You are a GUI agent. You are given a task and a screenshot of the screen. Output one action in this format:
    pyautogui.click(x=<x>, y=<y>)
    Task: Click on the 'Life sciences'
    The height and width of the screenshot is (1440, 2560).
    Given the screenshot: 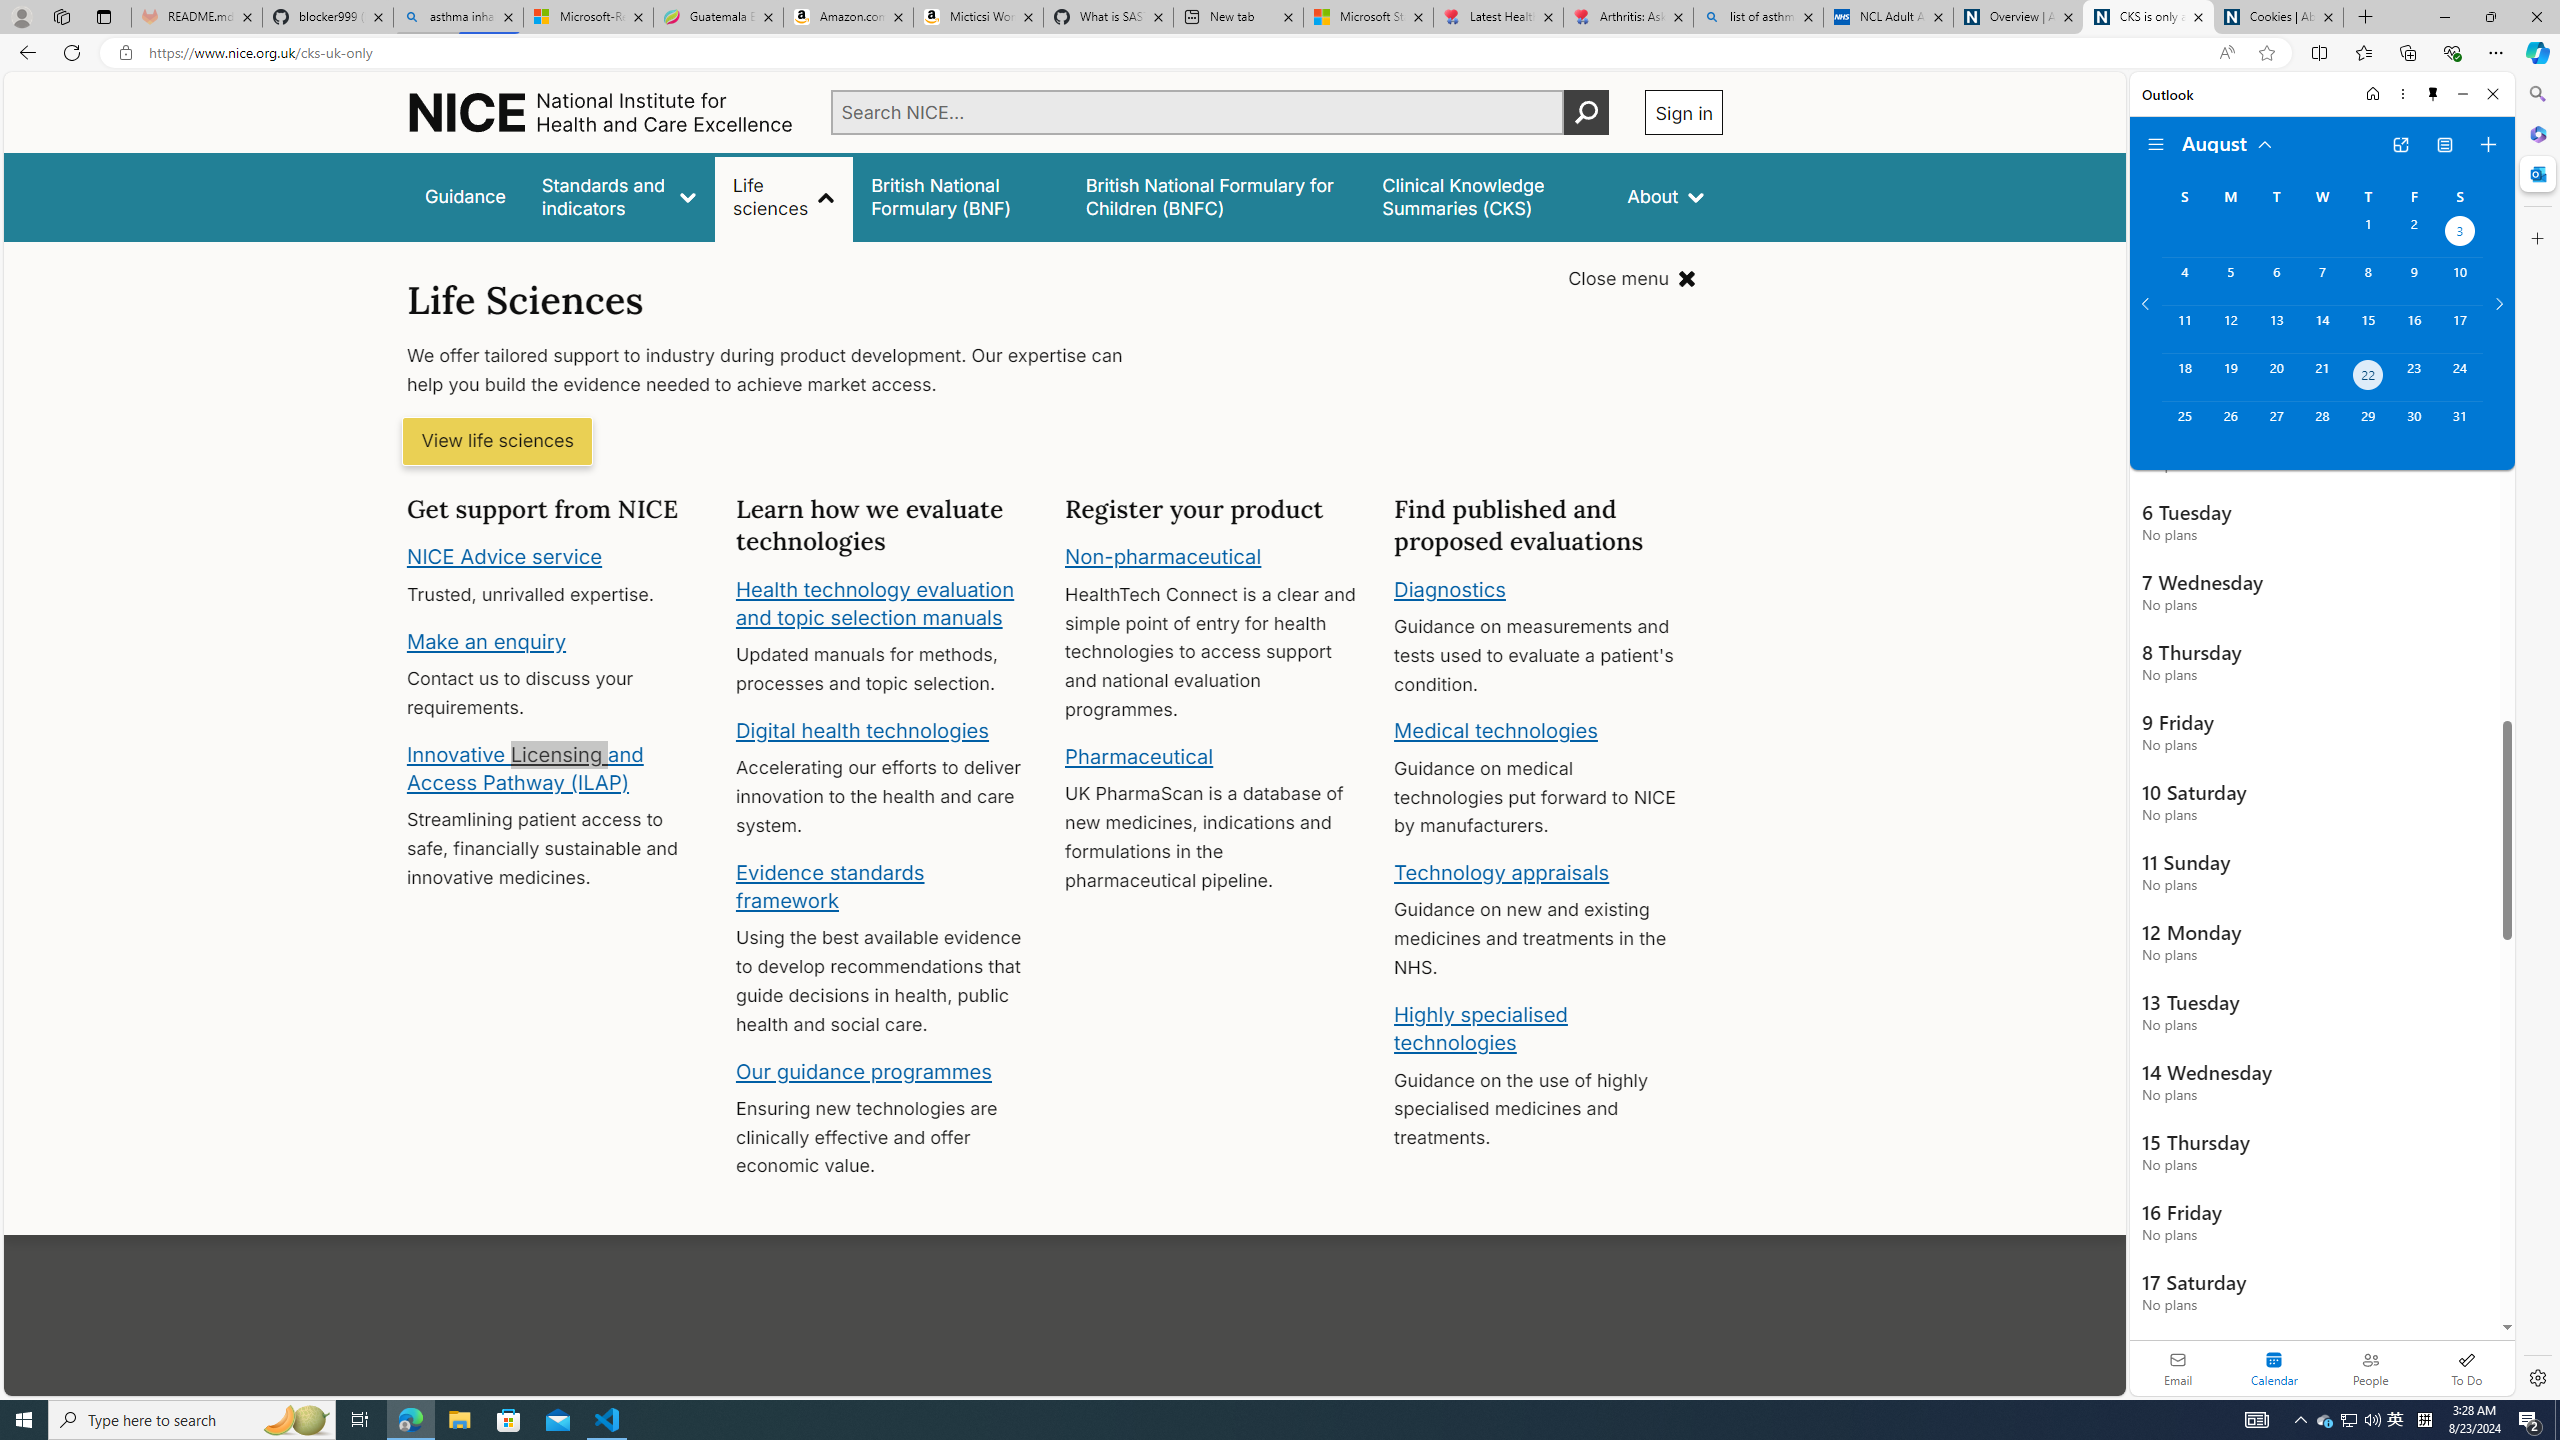 What is the action you would take?
    pyautogui.click(x=783, y=196)
    